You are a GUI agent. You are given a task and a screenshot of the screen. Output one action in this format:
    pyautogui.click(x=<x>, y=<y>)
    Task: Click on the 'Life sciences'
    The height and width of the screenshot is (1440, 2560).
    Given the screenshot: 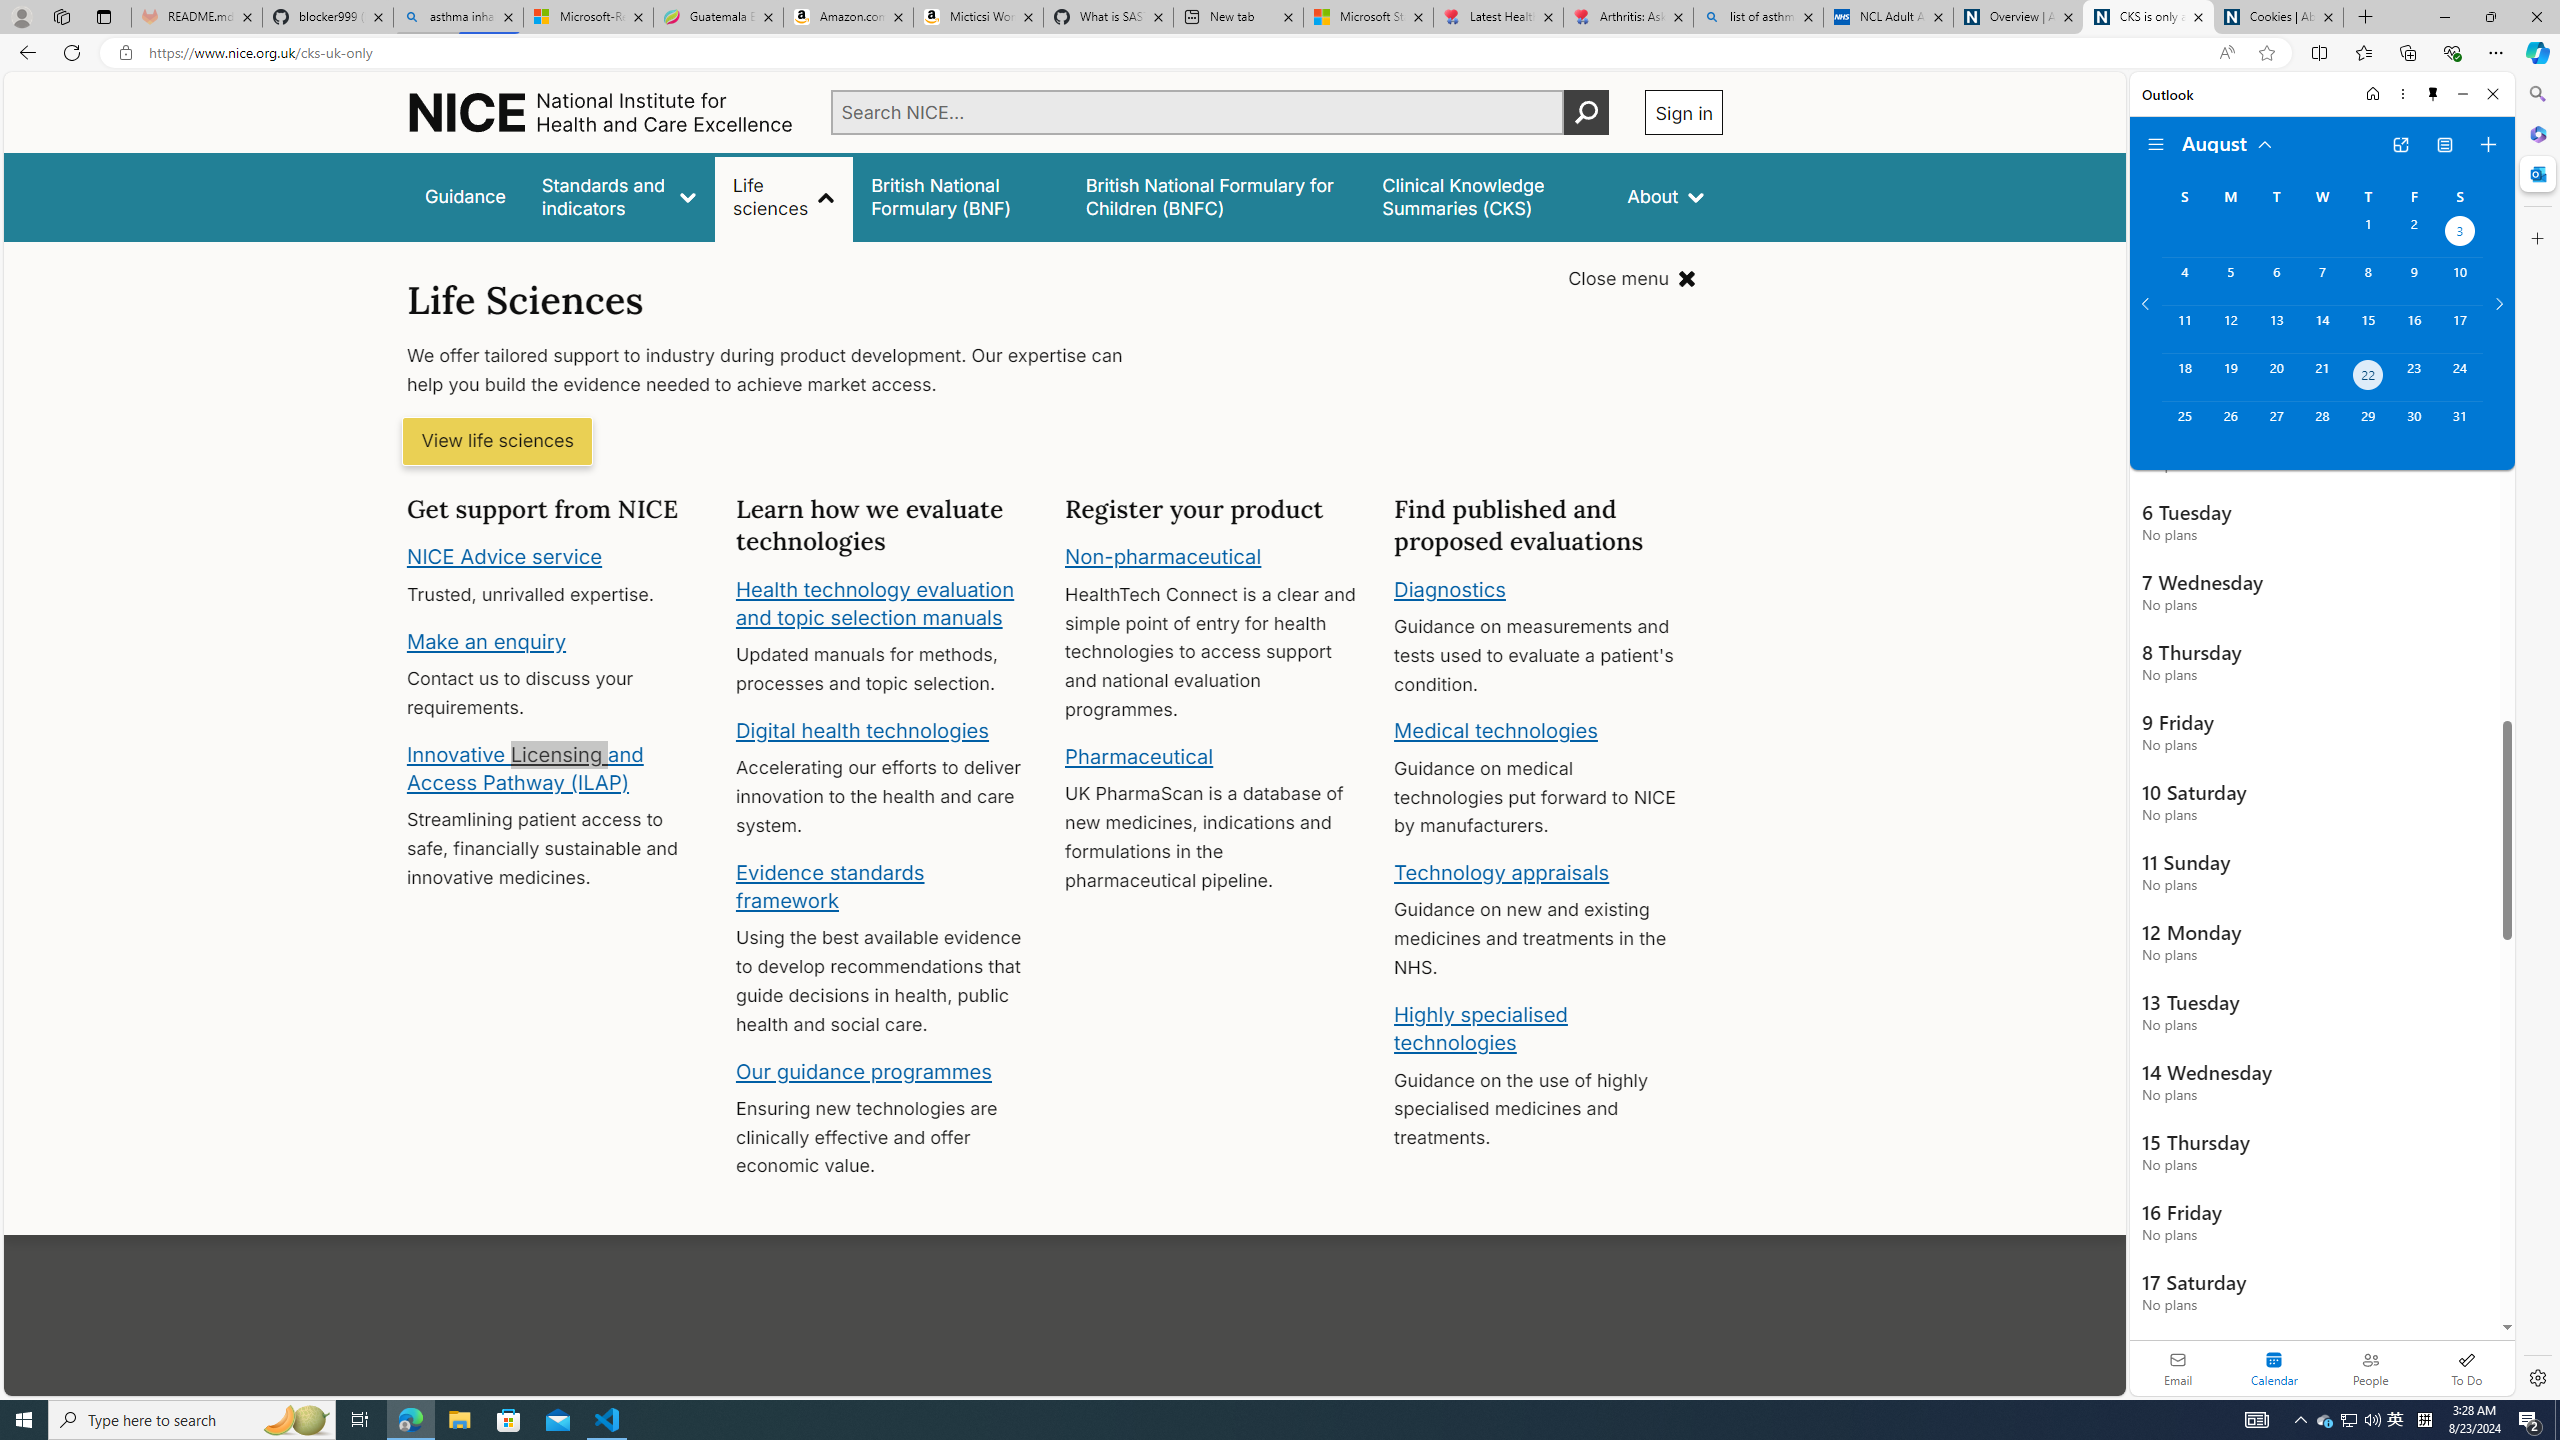 What is the action you would take?
    pyautogui.click(x=783, y=196)
    